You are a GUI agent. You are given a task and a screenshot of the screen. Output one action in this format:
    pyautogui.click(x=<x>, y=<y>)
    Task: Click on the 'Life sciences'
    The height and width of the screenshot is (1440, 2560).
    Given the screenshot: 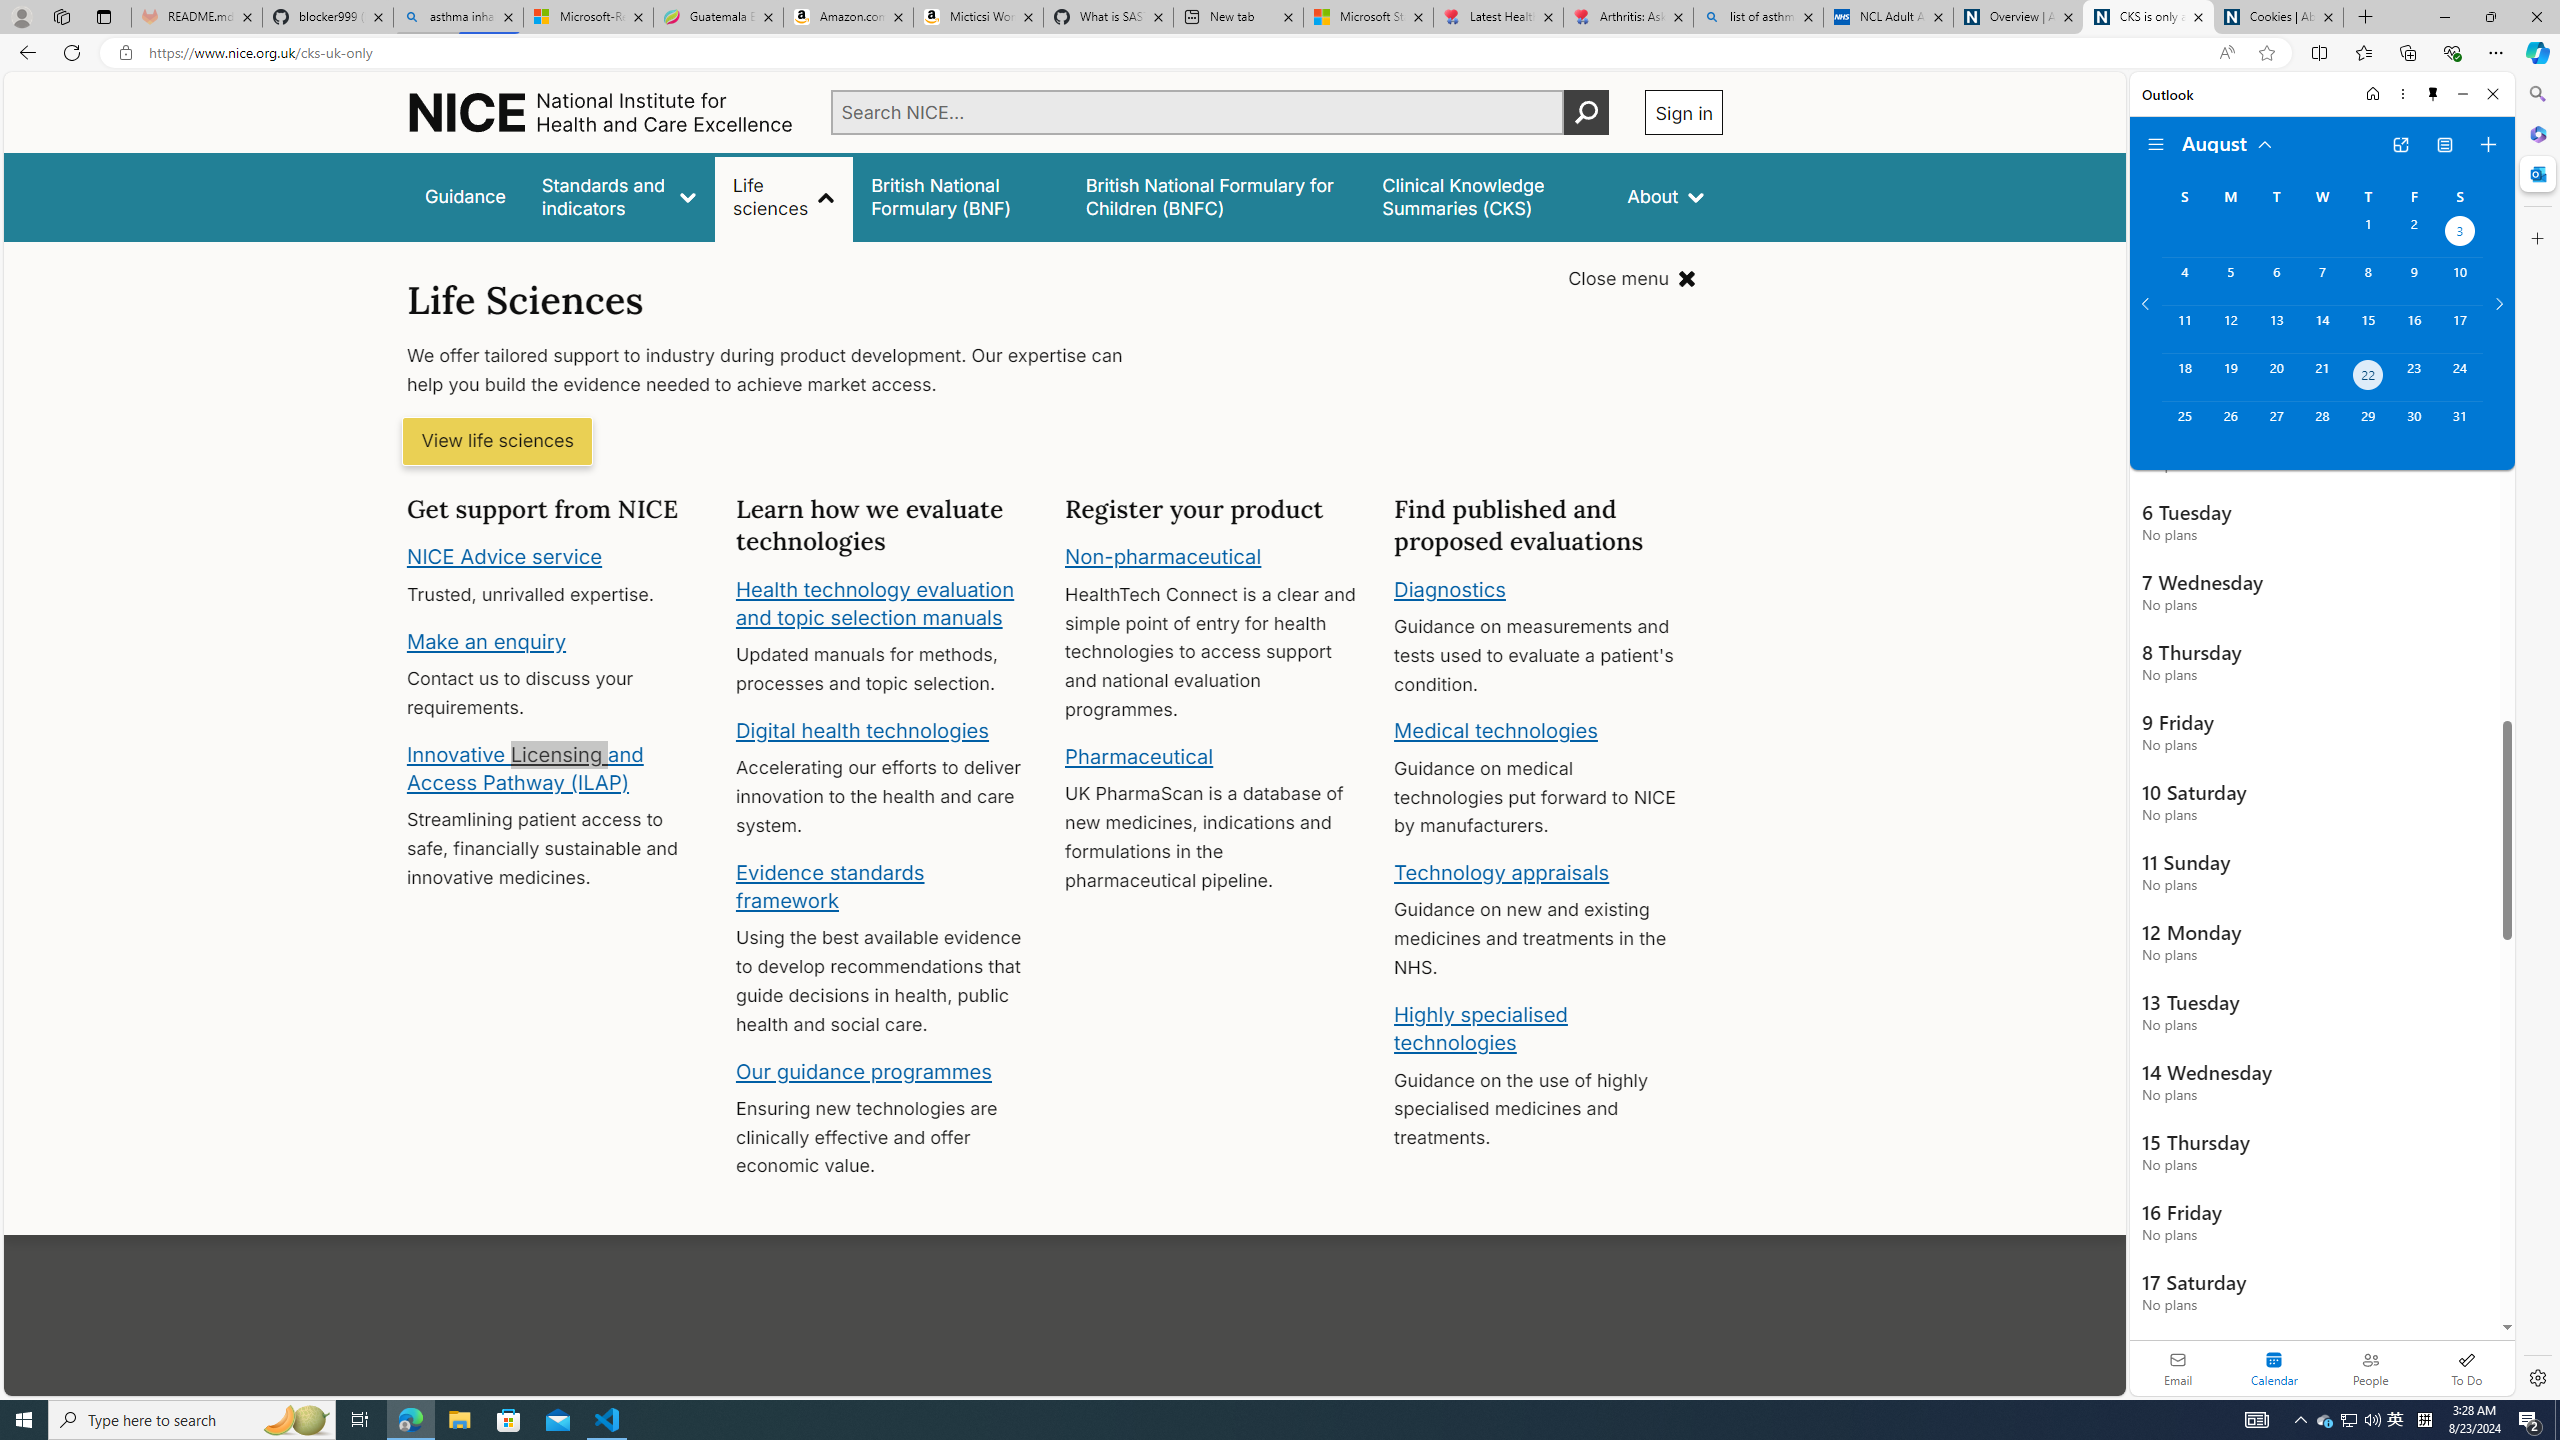 What is the action you would take?
    pyautogui.click(x=783, y=196)
    